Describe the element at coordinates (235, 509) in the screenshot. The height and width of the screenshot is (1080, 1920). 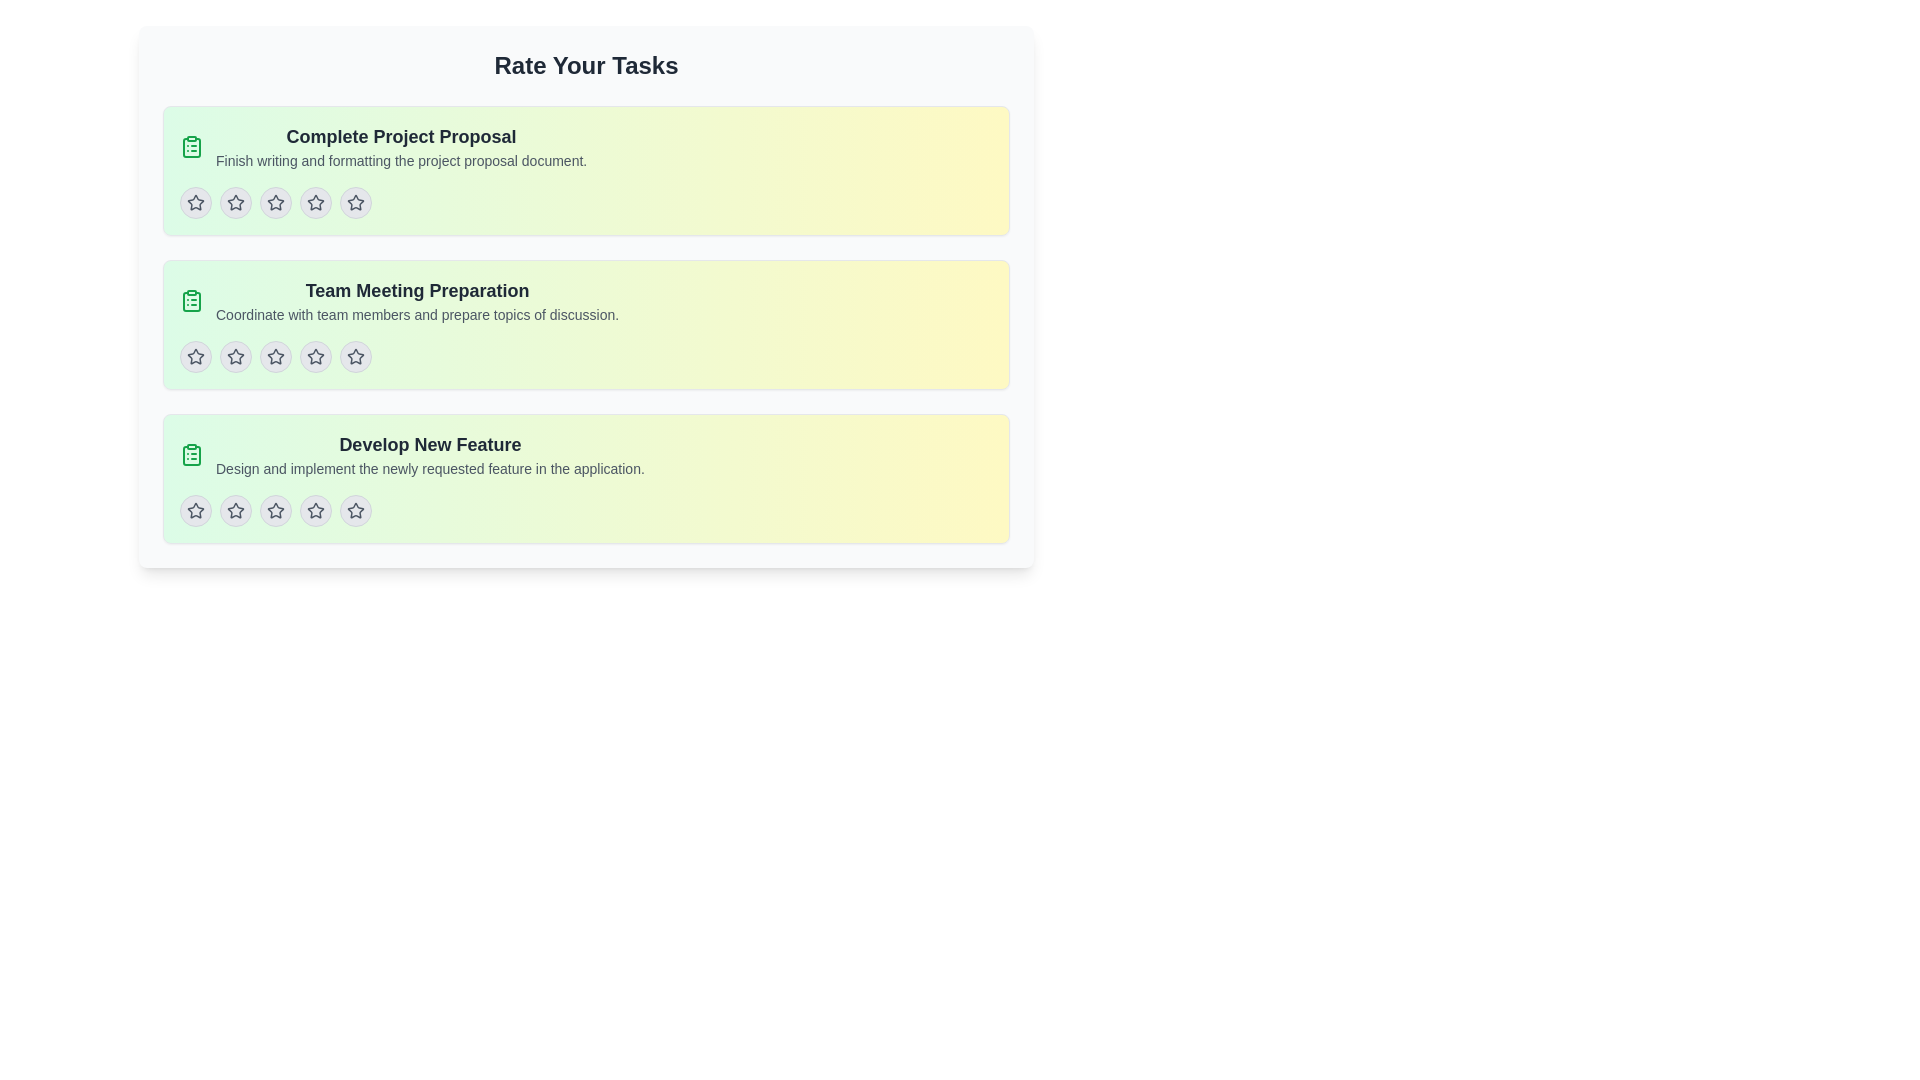
I see `the first star-shaped icon in the rating section of the 'Develop New Feature' task card` at that location.